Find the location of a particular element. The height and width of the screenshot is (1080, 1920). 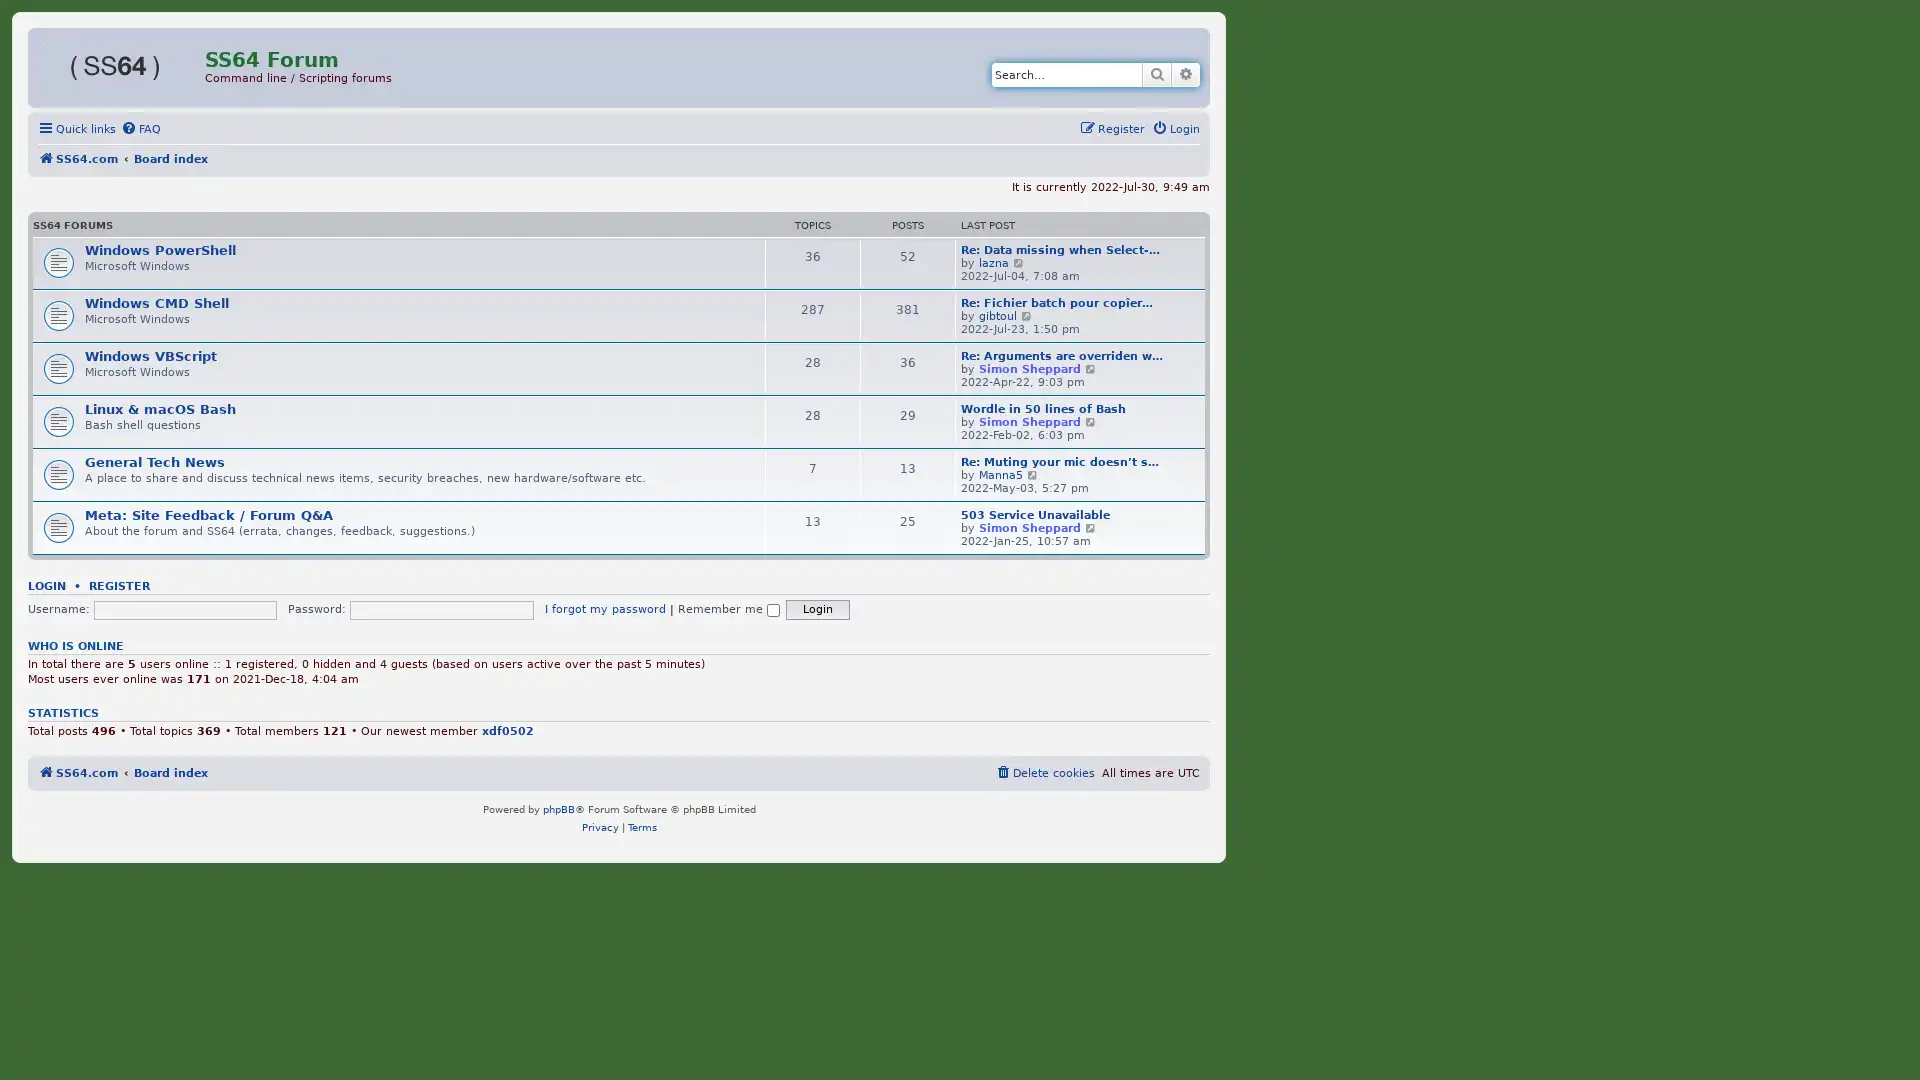

Search is located at coordinates (1156, 73).